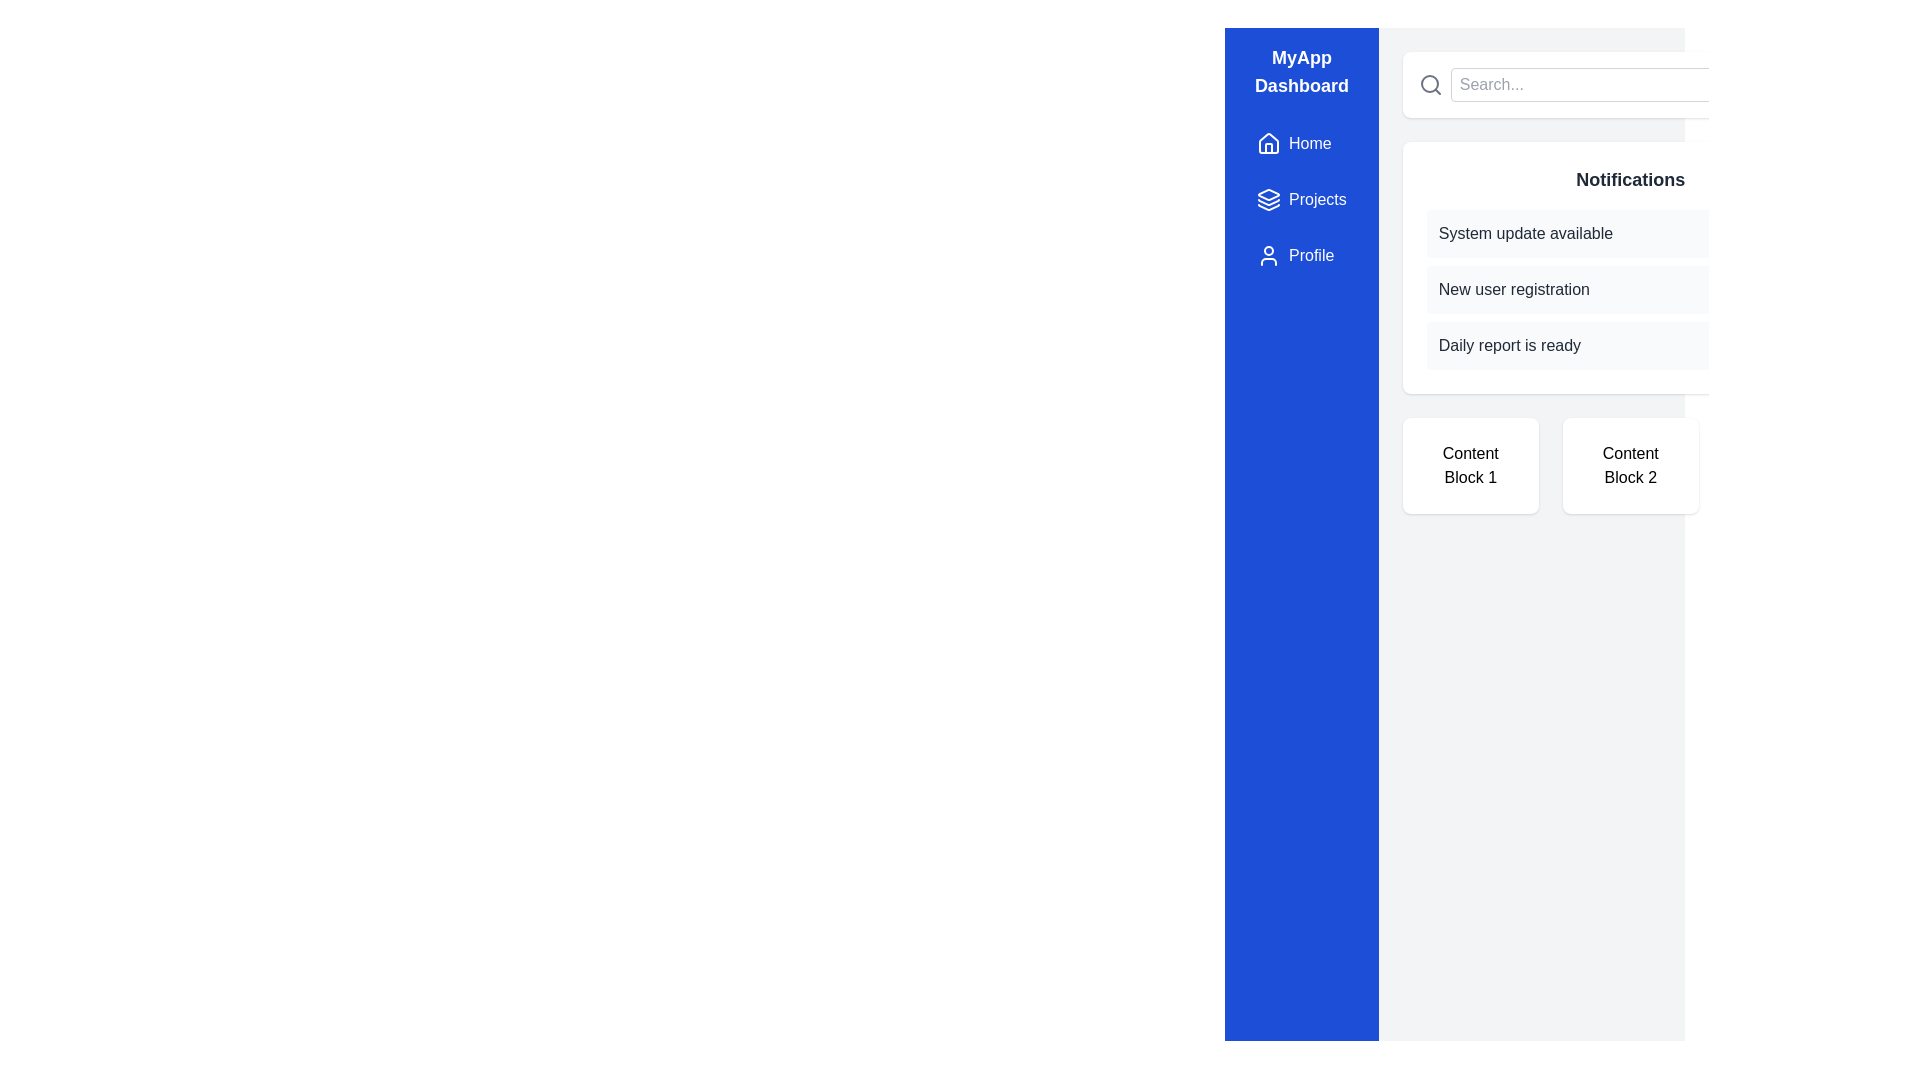  I want to click on the 'Projects' option in the navigational menu located in the blue sidebar beneath the 'MyApp Dashboard' heading for keyboard navigation, so click(1301, 200).